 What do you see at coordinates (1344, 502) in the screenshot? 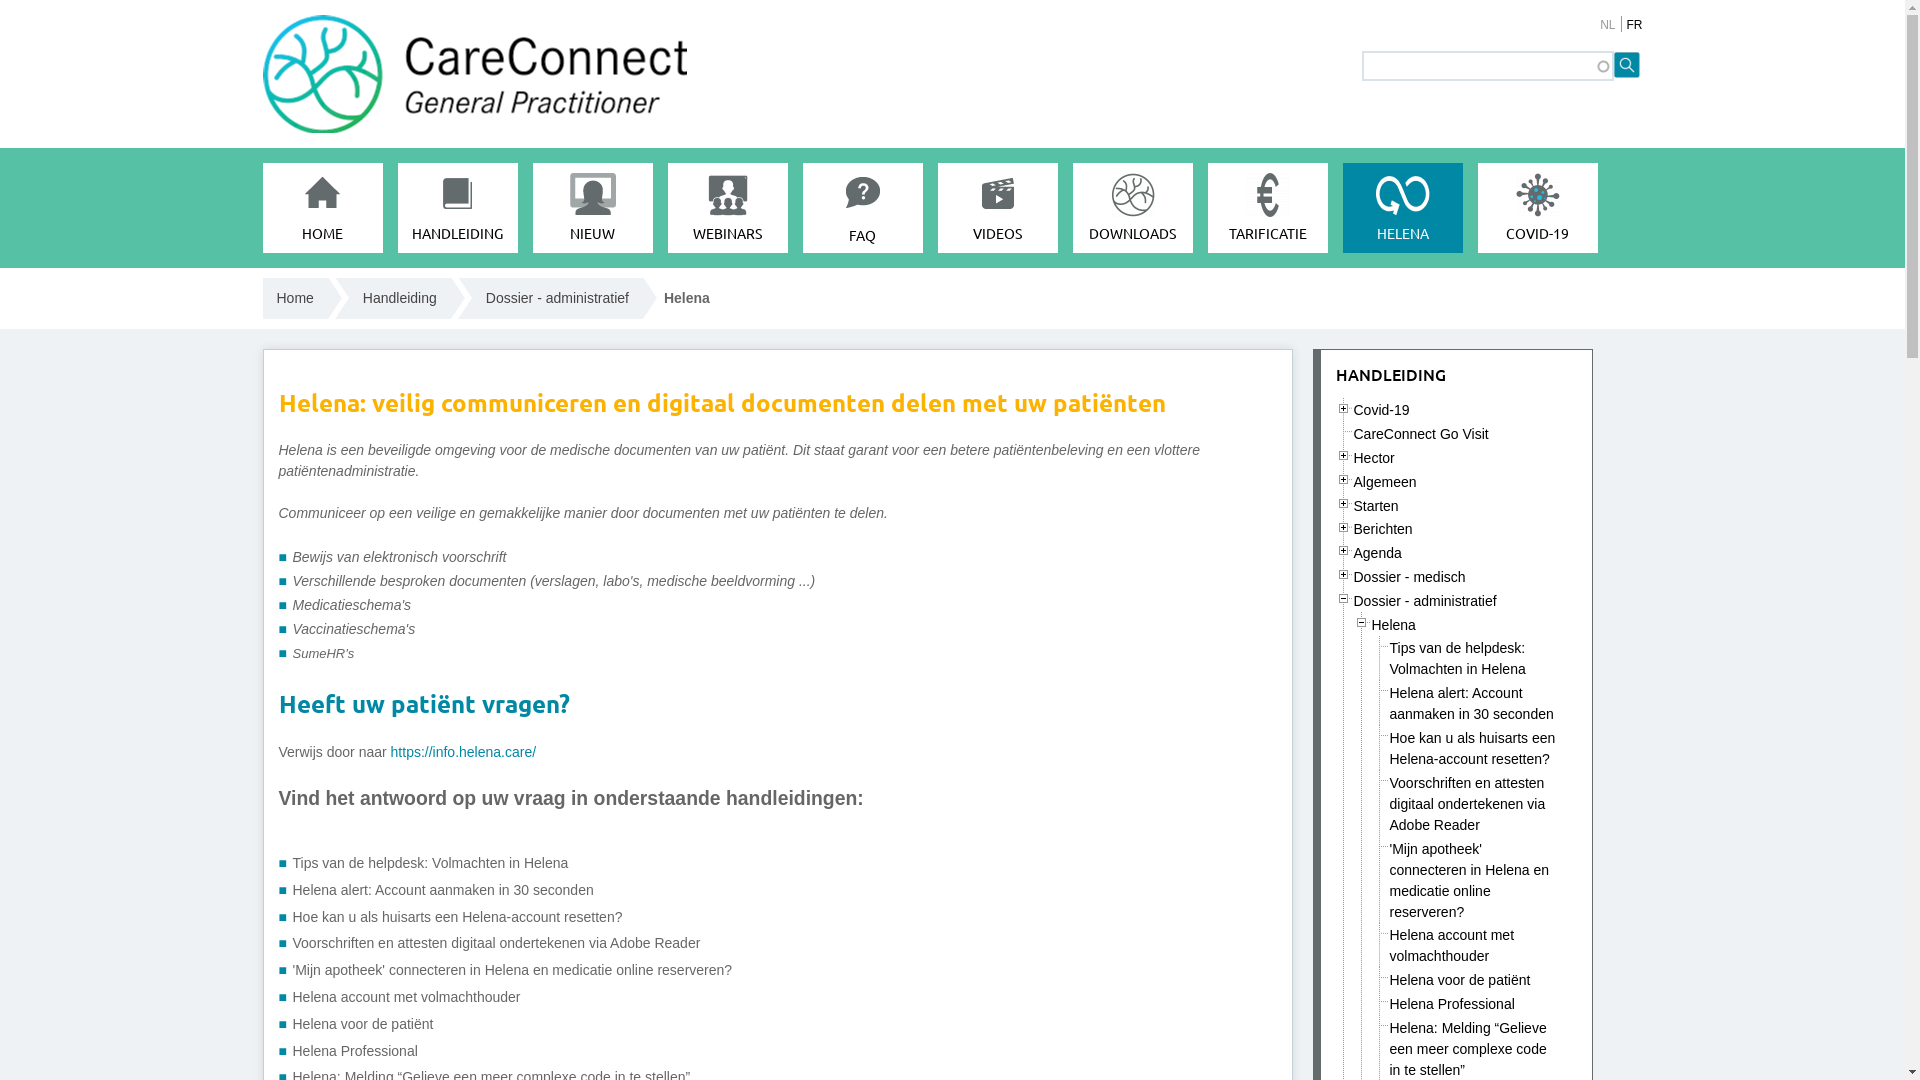
I see `' '` at bounding box center [1344, 502].